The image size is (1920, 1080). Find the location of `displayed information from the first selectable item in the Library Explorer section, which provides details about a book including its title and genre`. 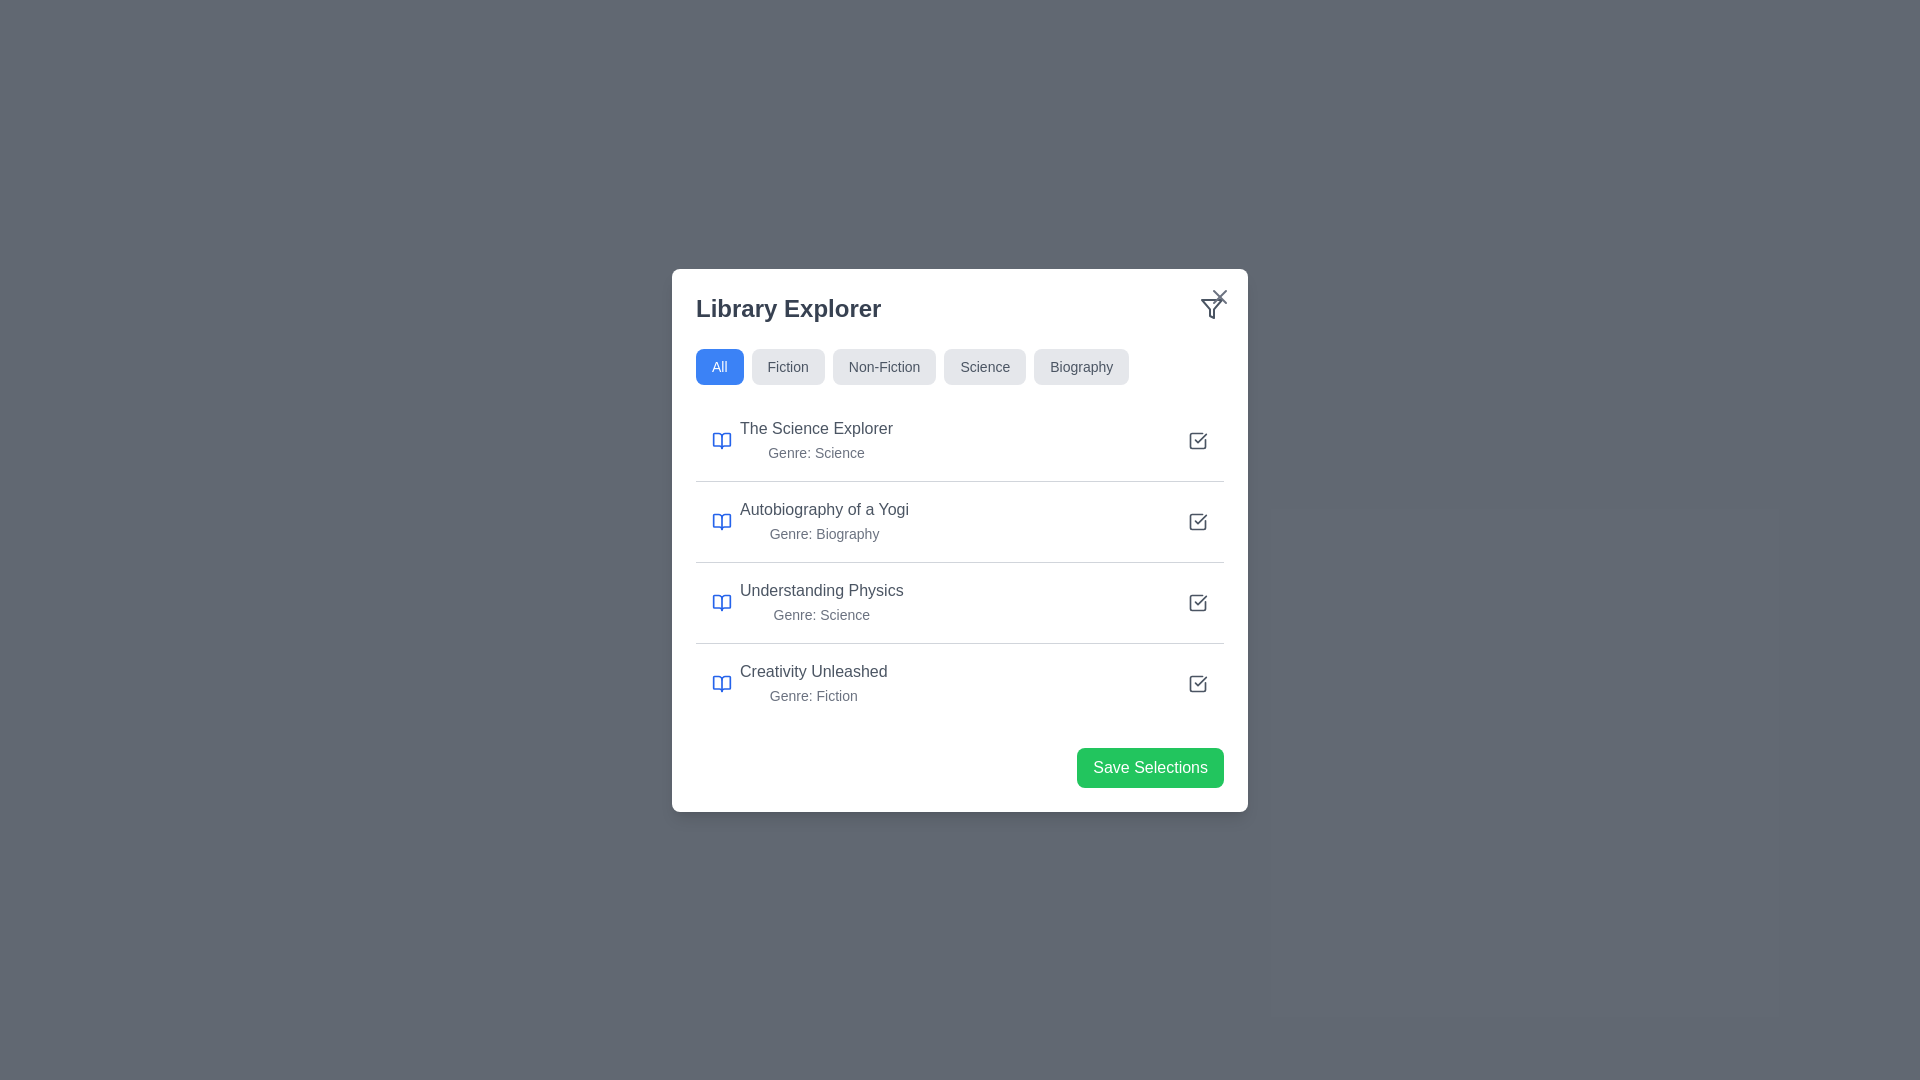

displayed information from the first selectable item in the Library Explorer section, which provides details about a book including its title and genre is located at coordinates (960, 438).